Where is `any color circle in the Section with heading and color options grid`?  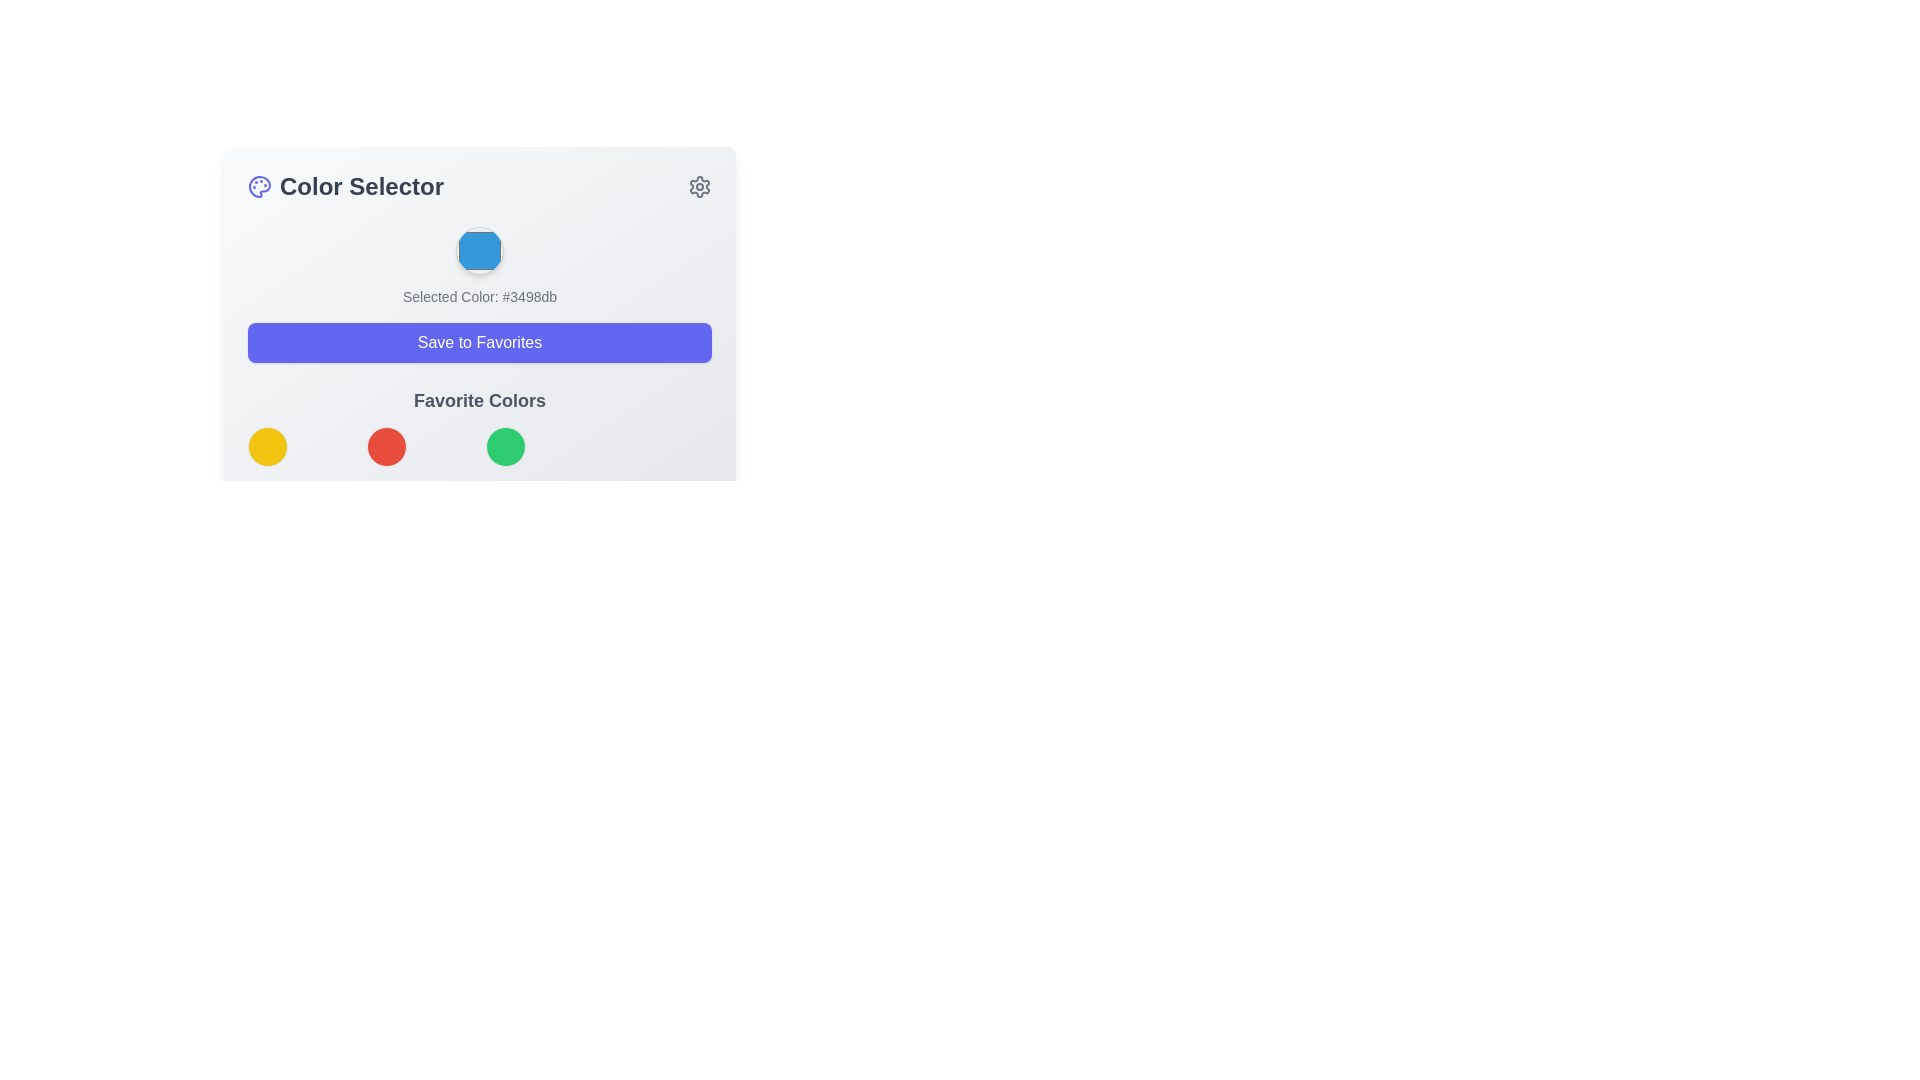 any color circle in the Section with heading and color options grid is located at coordinates (480, 426).